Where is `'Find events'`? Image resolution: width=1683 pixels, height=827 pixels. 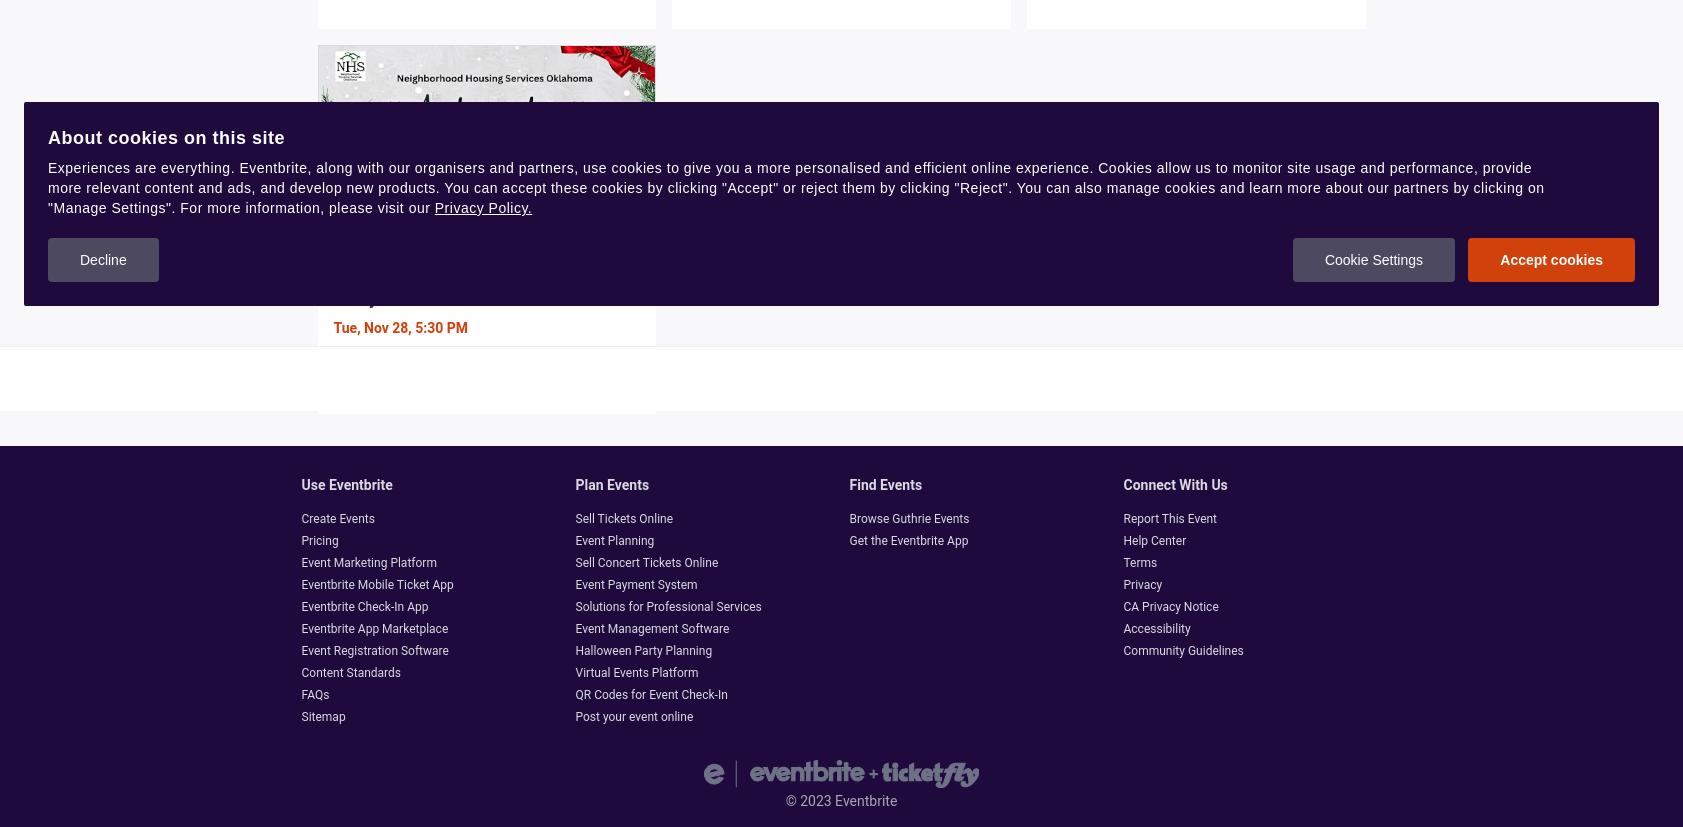 'Find events' is located at coordinates (849, 484).